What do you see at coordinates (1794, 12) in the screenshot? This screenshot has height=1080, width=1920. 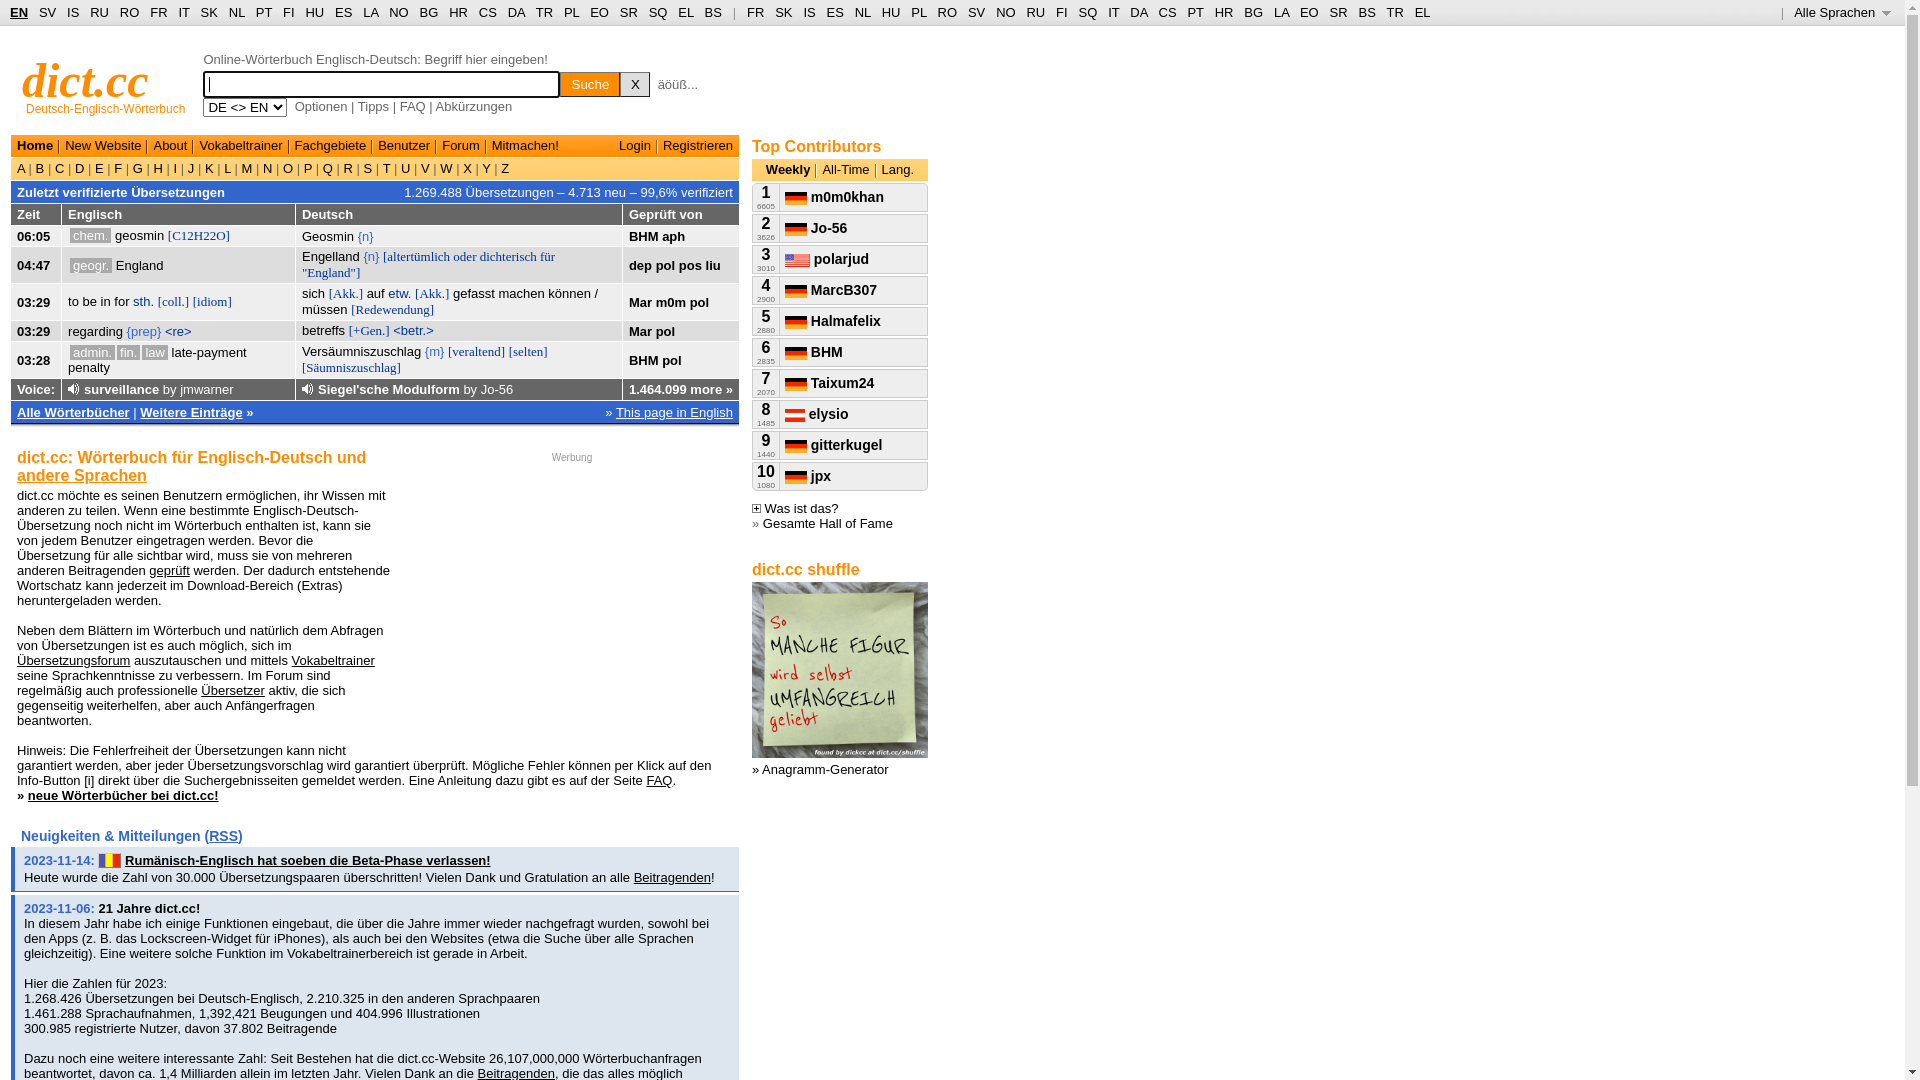 I see `'Alle Sprachen '` at bounding box center [1794, 12].